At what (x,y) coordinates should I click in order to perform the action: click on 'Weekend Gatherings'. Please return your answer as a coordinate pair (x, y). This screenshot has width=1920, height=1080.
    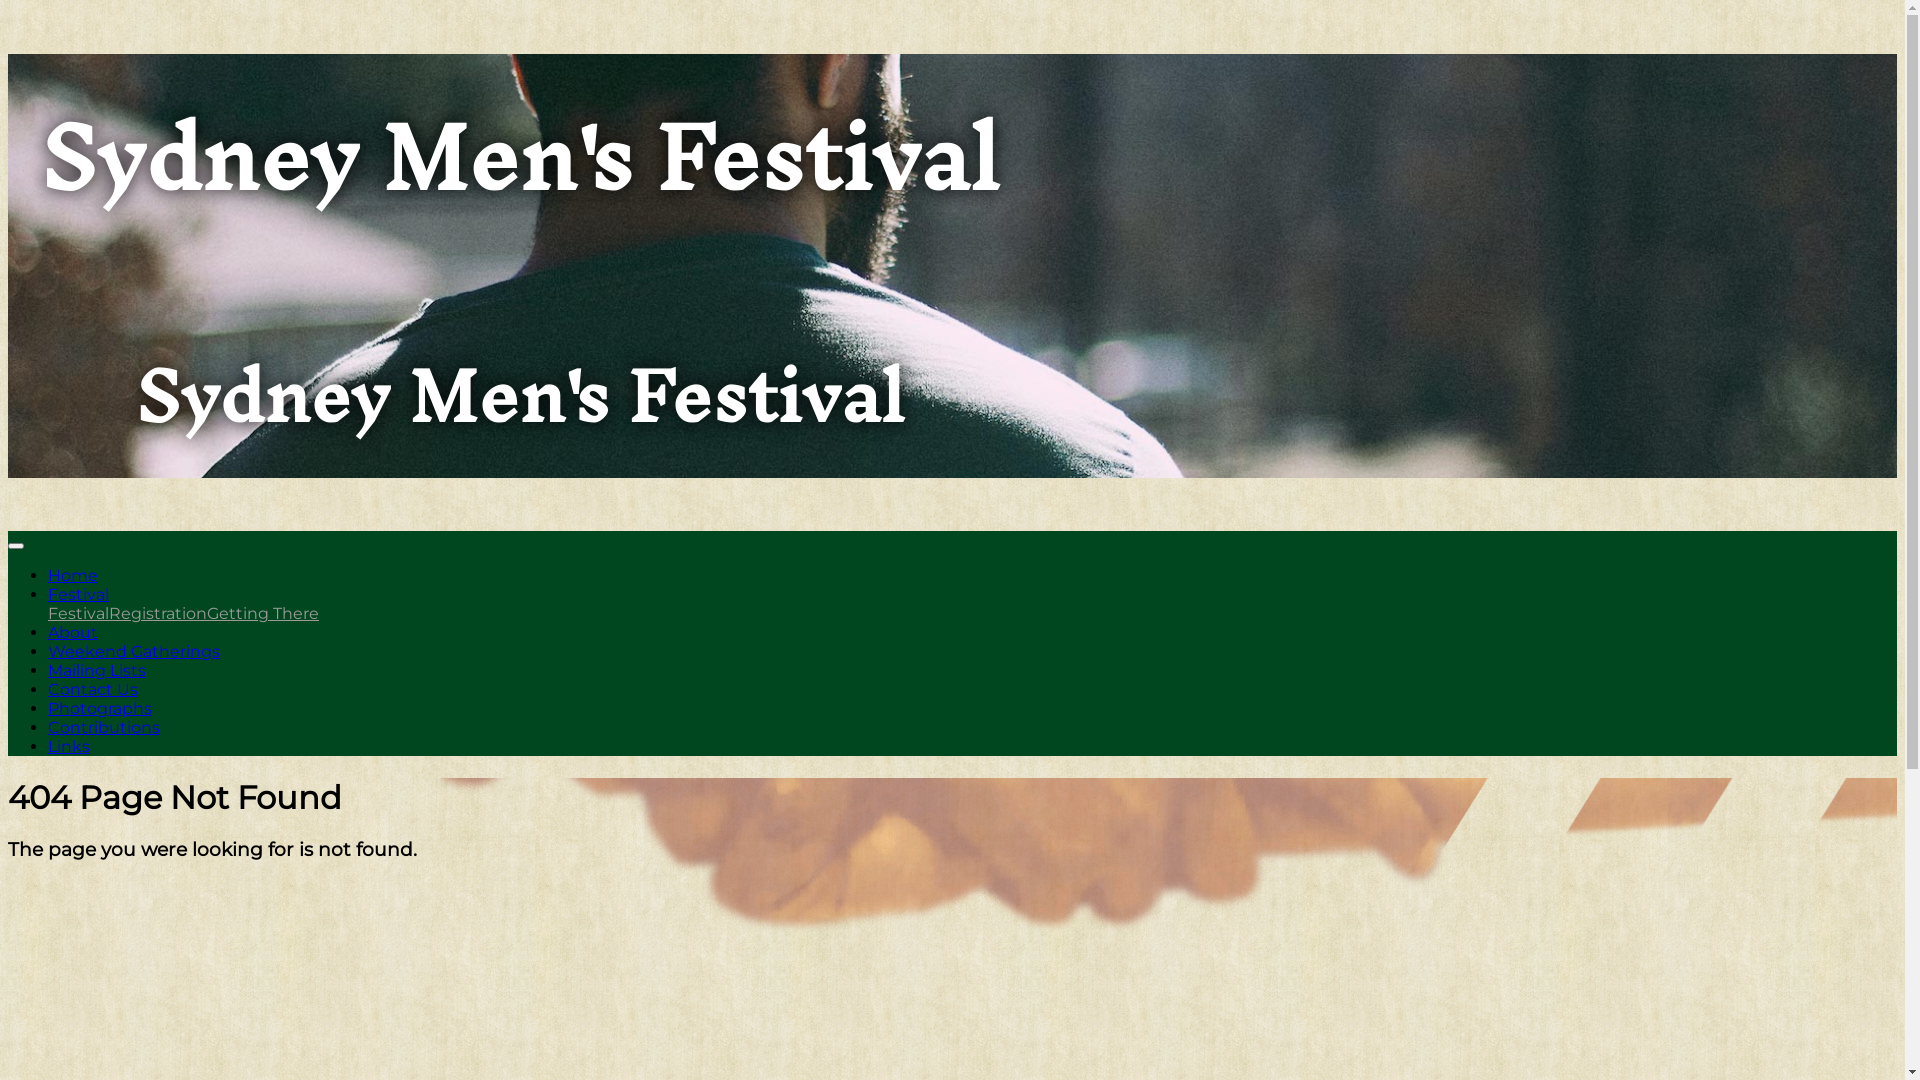
    Looking at the image, I should click on (133, 651).